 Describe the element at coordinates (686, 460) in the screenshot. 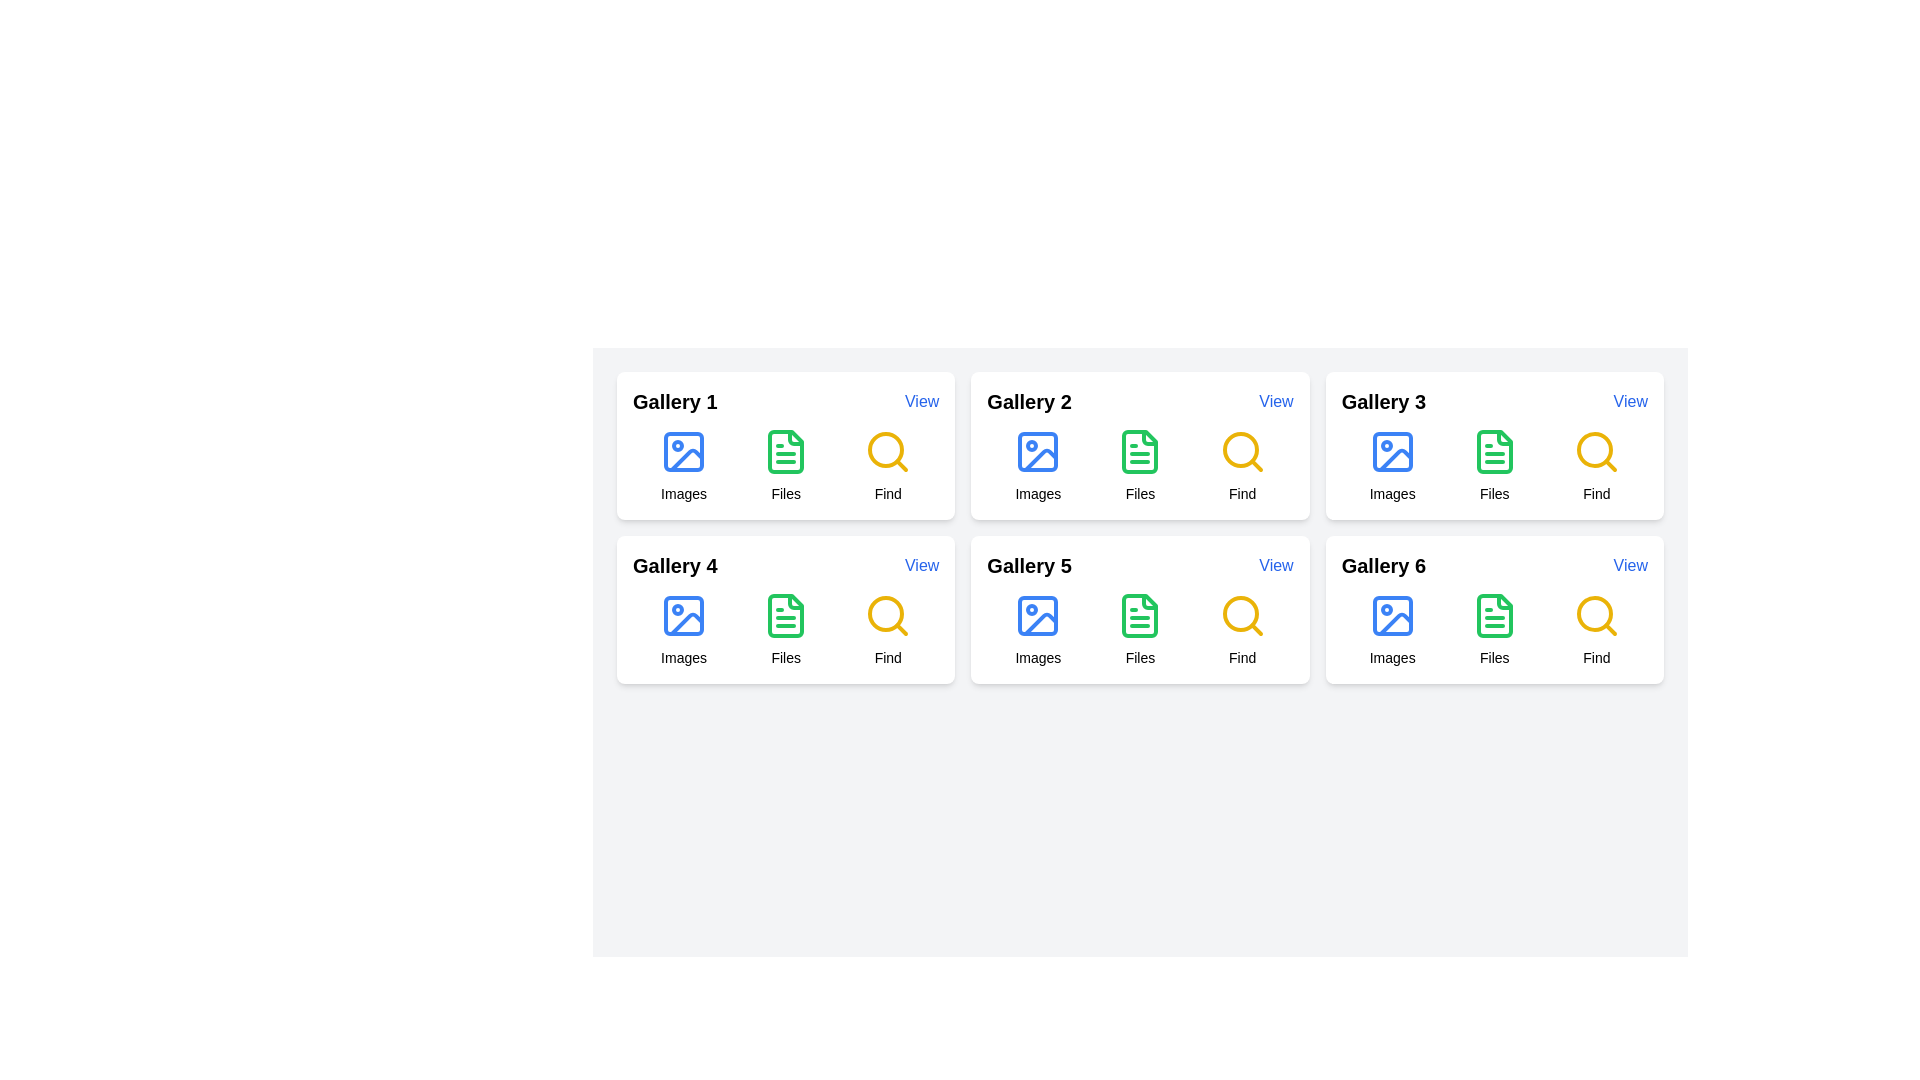

I see `blue outlined sloped edge line drawing within the rectangular image icon under the 'Gallery 1' card` at that location.